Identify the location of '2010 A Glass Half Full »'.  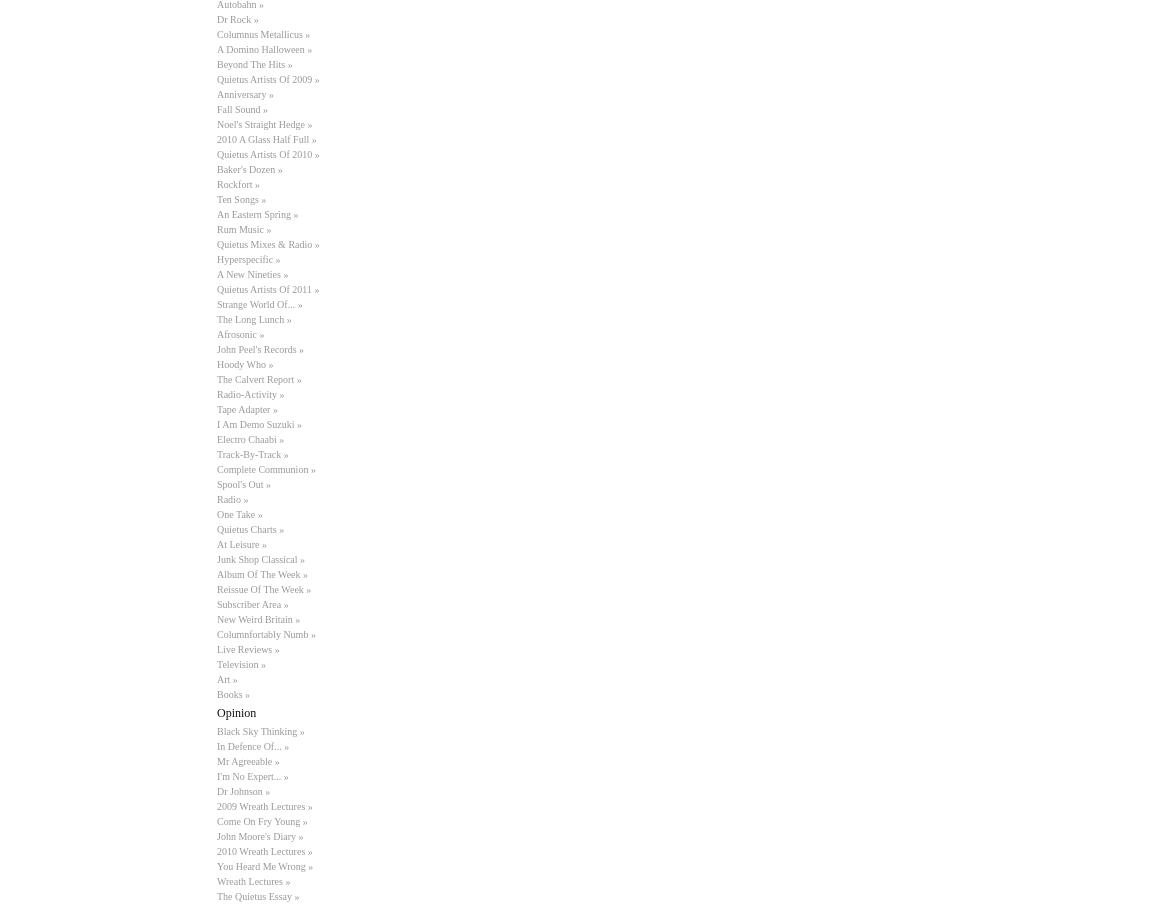
(265, 139).